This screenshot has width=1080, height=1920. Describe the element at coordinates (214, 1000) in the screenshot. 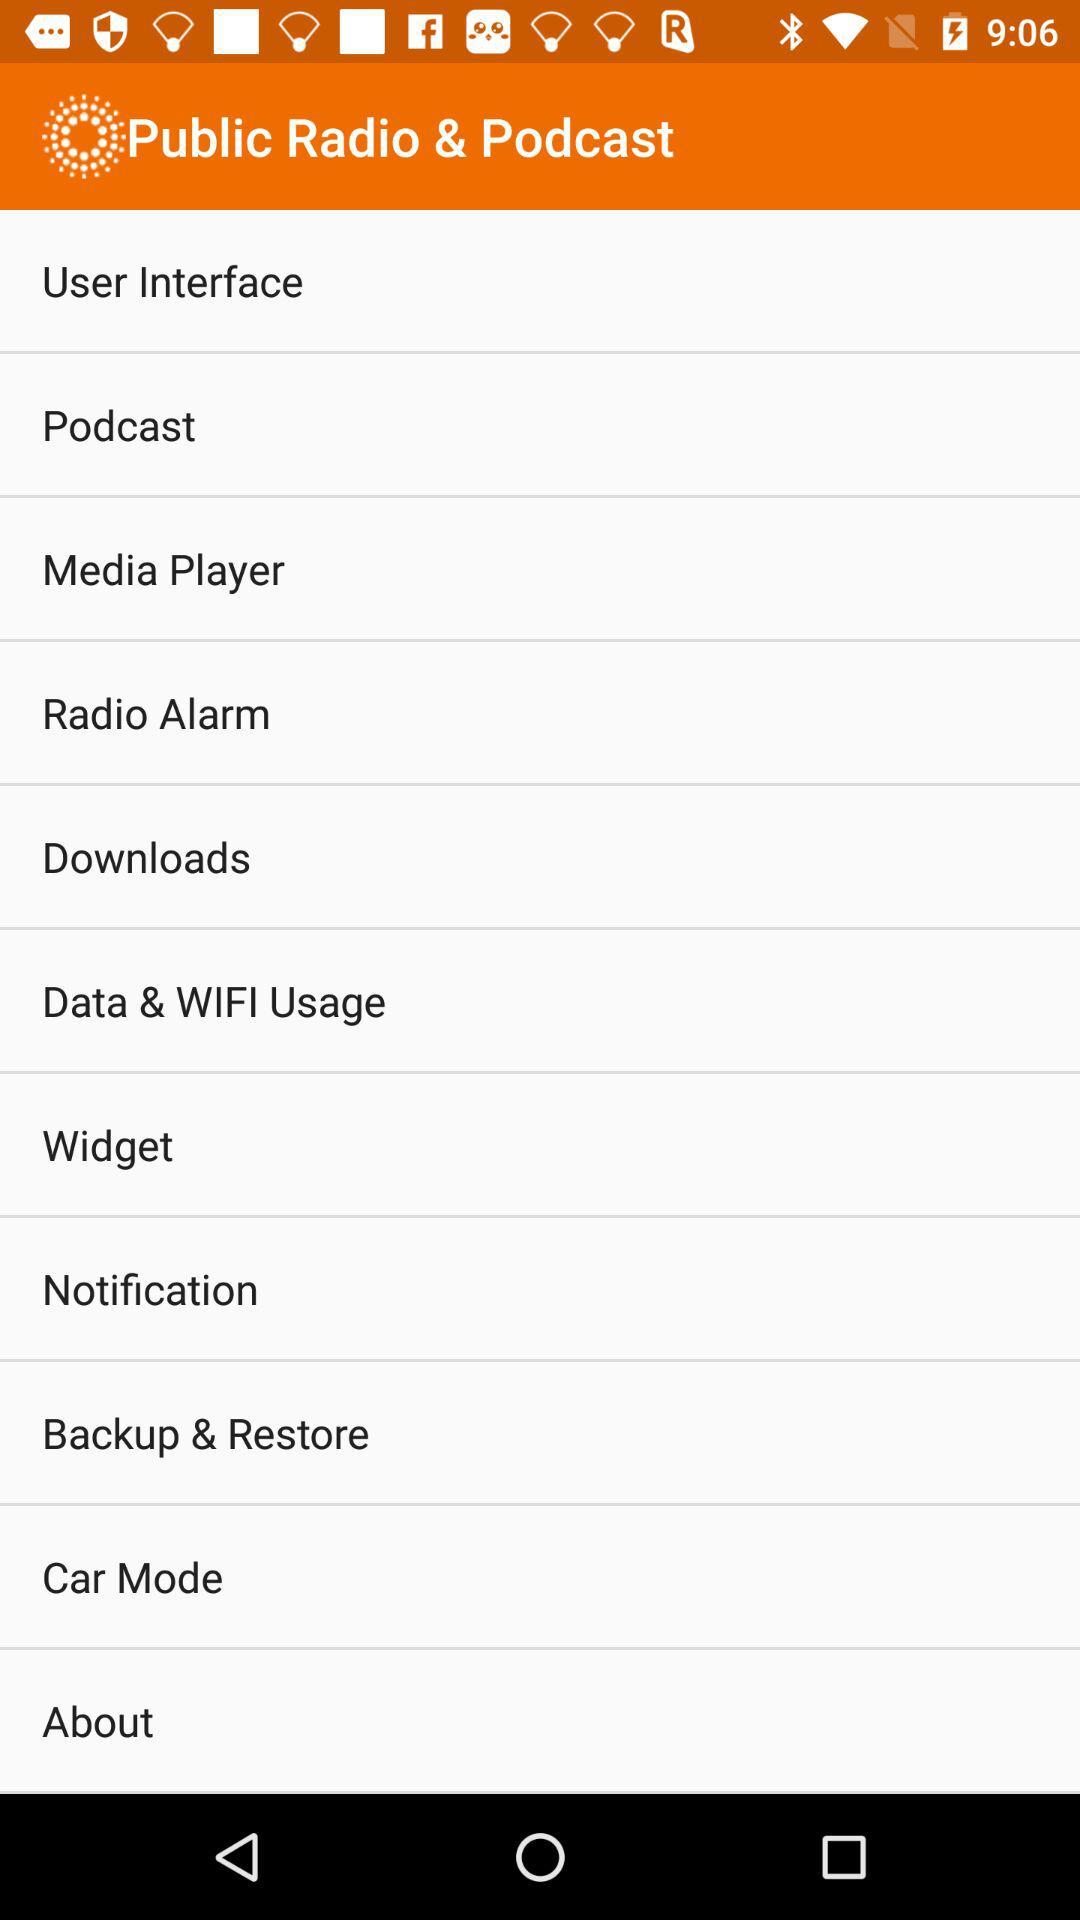

I see `the data & wifi usage item` at that location.